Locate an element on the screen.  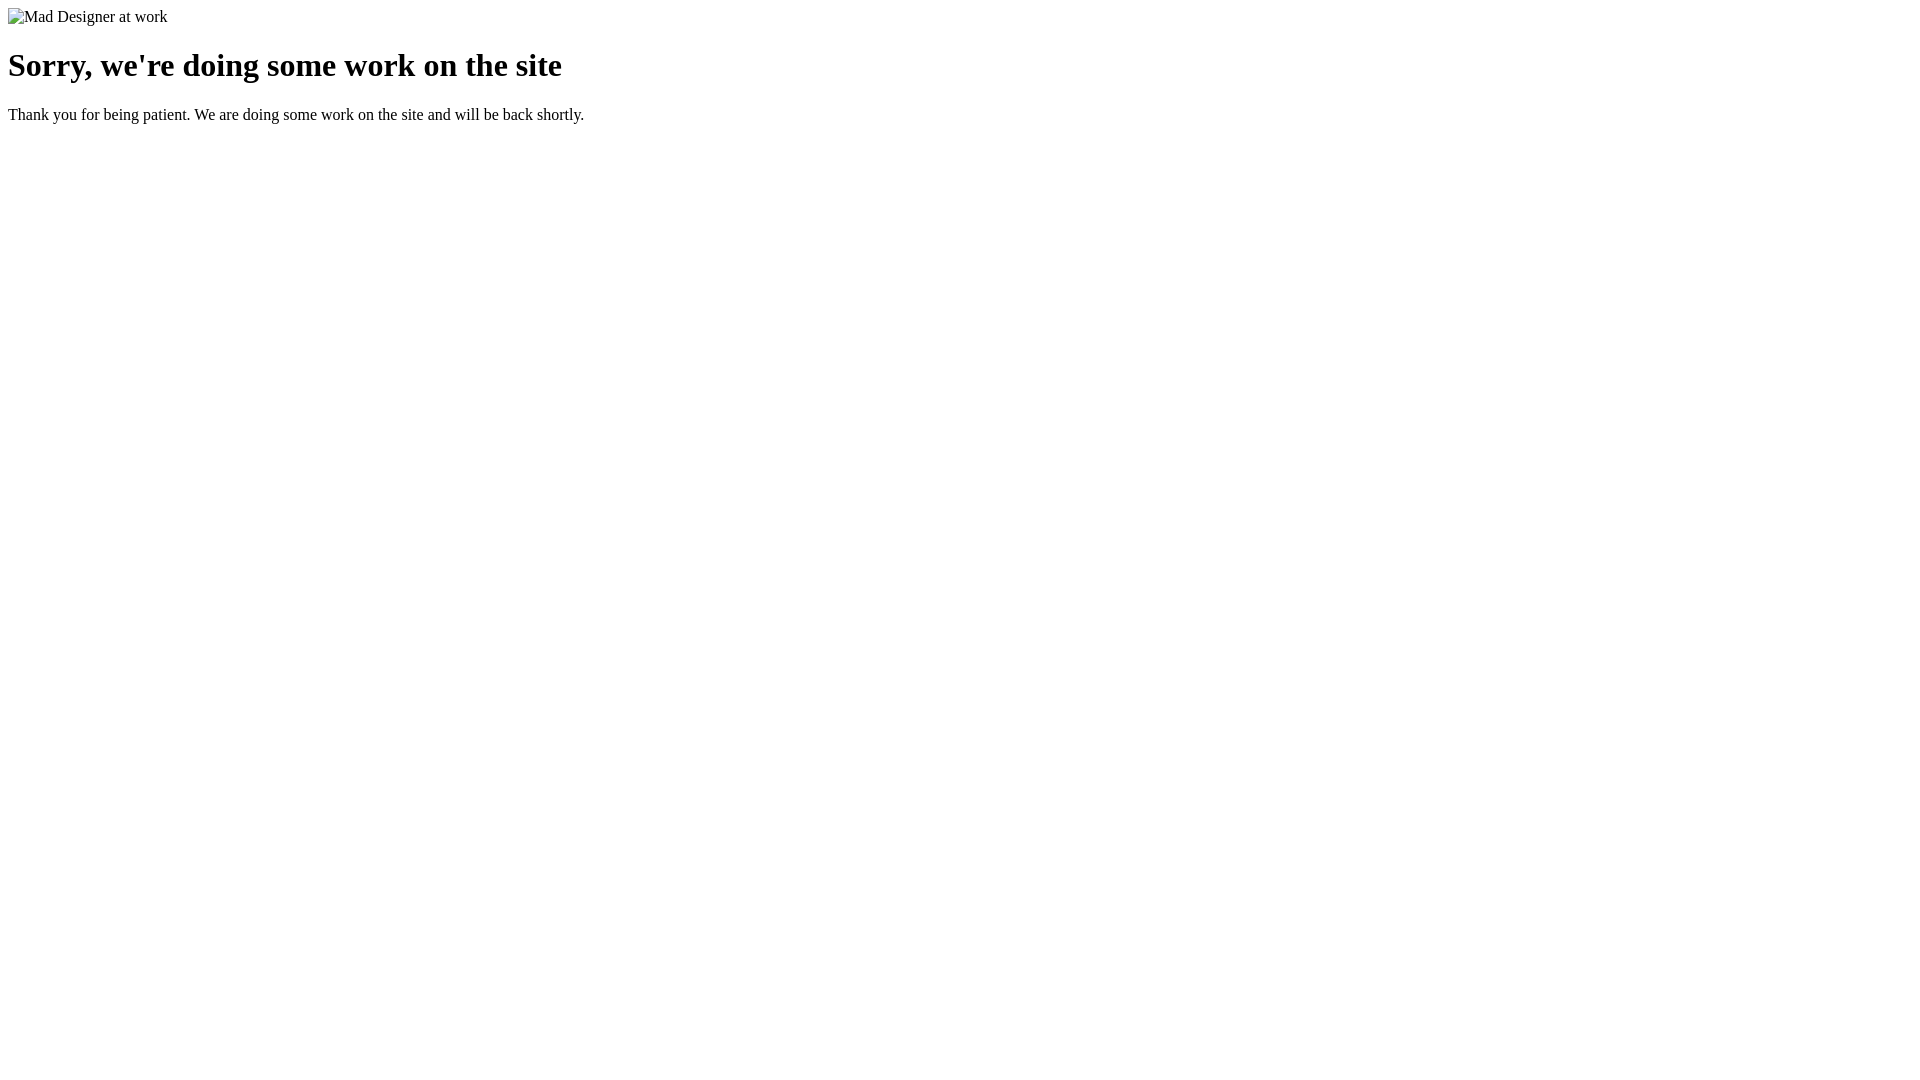
'Mad Designer at work' is located at coordinates (86, 16).